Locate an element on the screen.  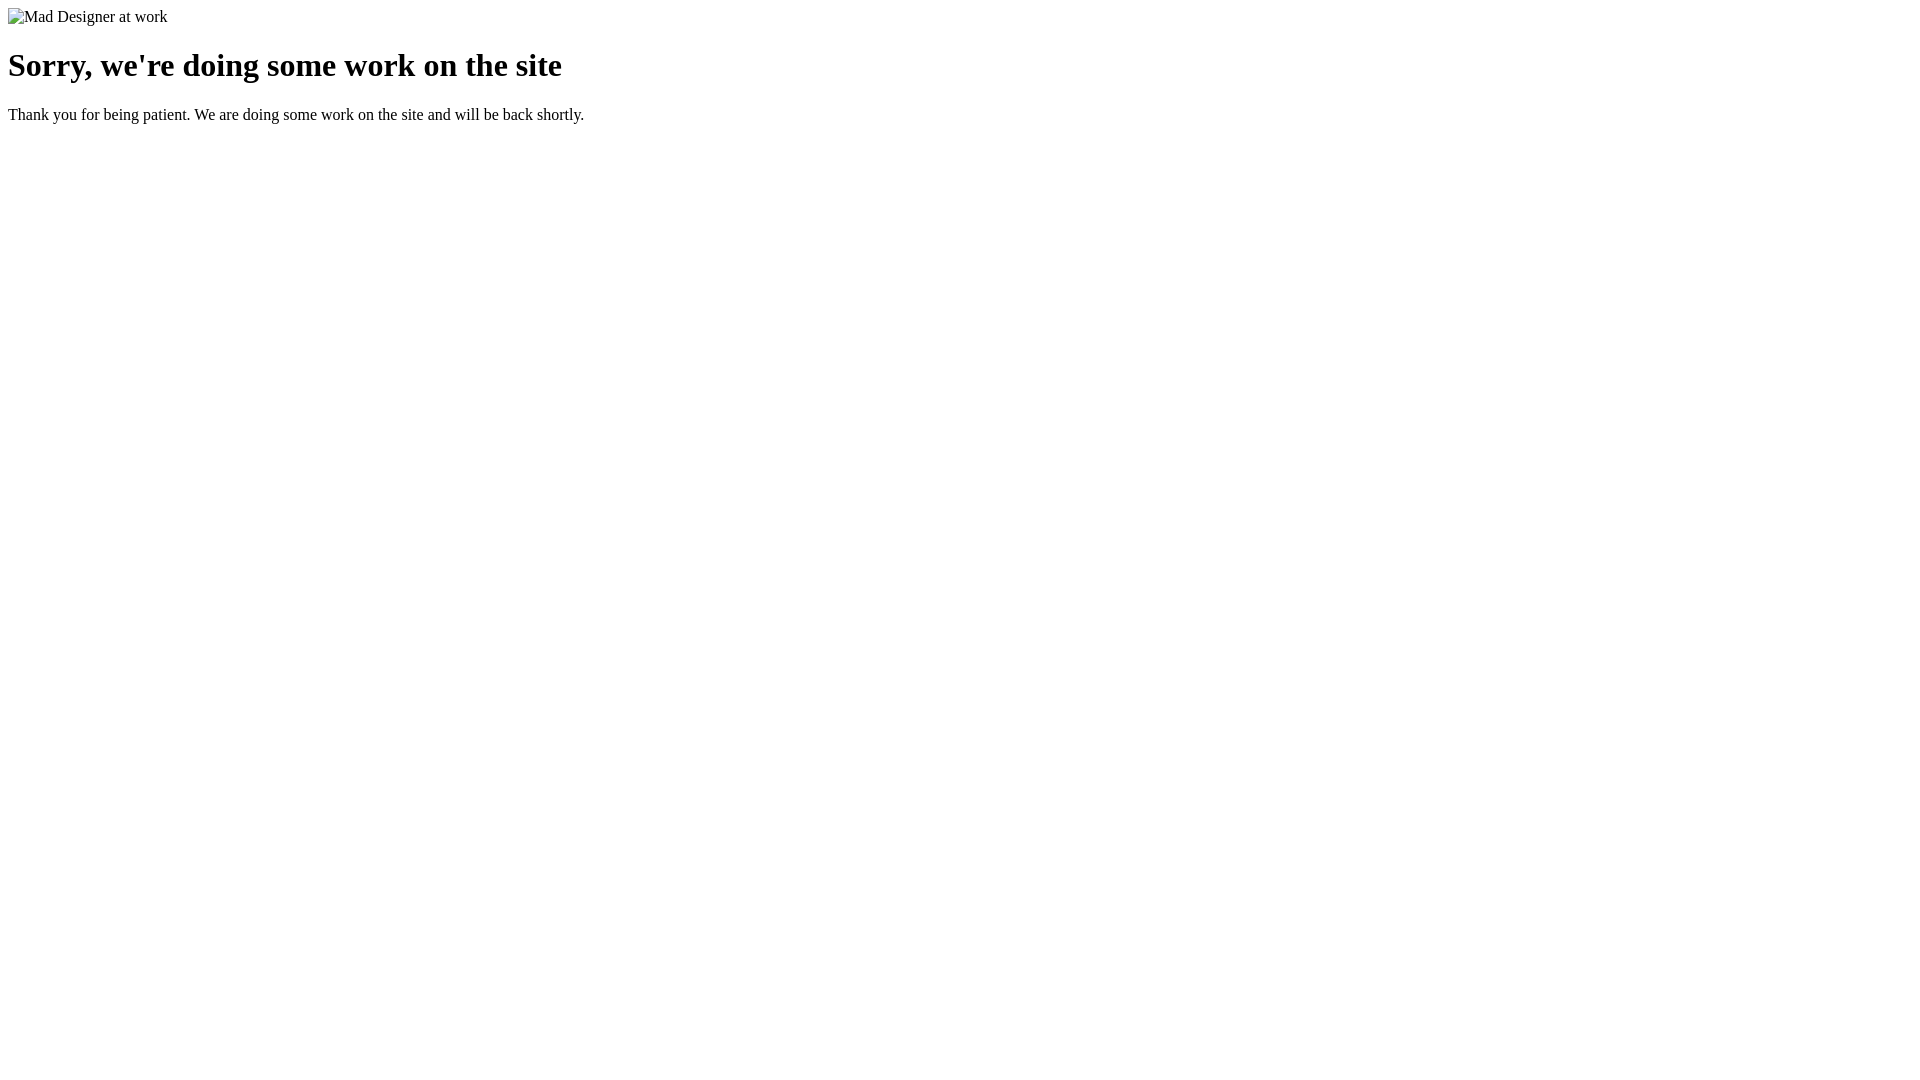
'Mad Designer at work' is located at coordinates (86, 16).